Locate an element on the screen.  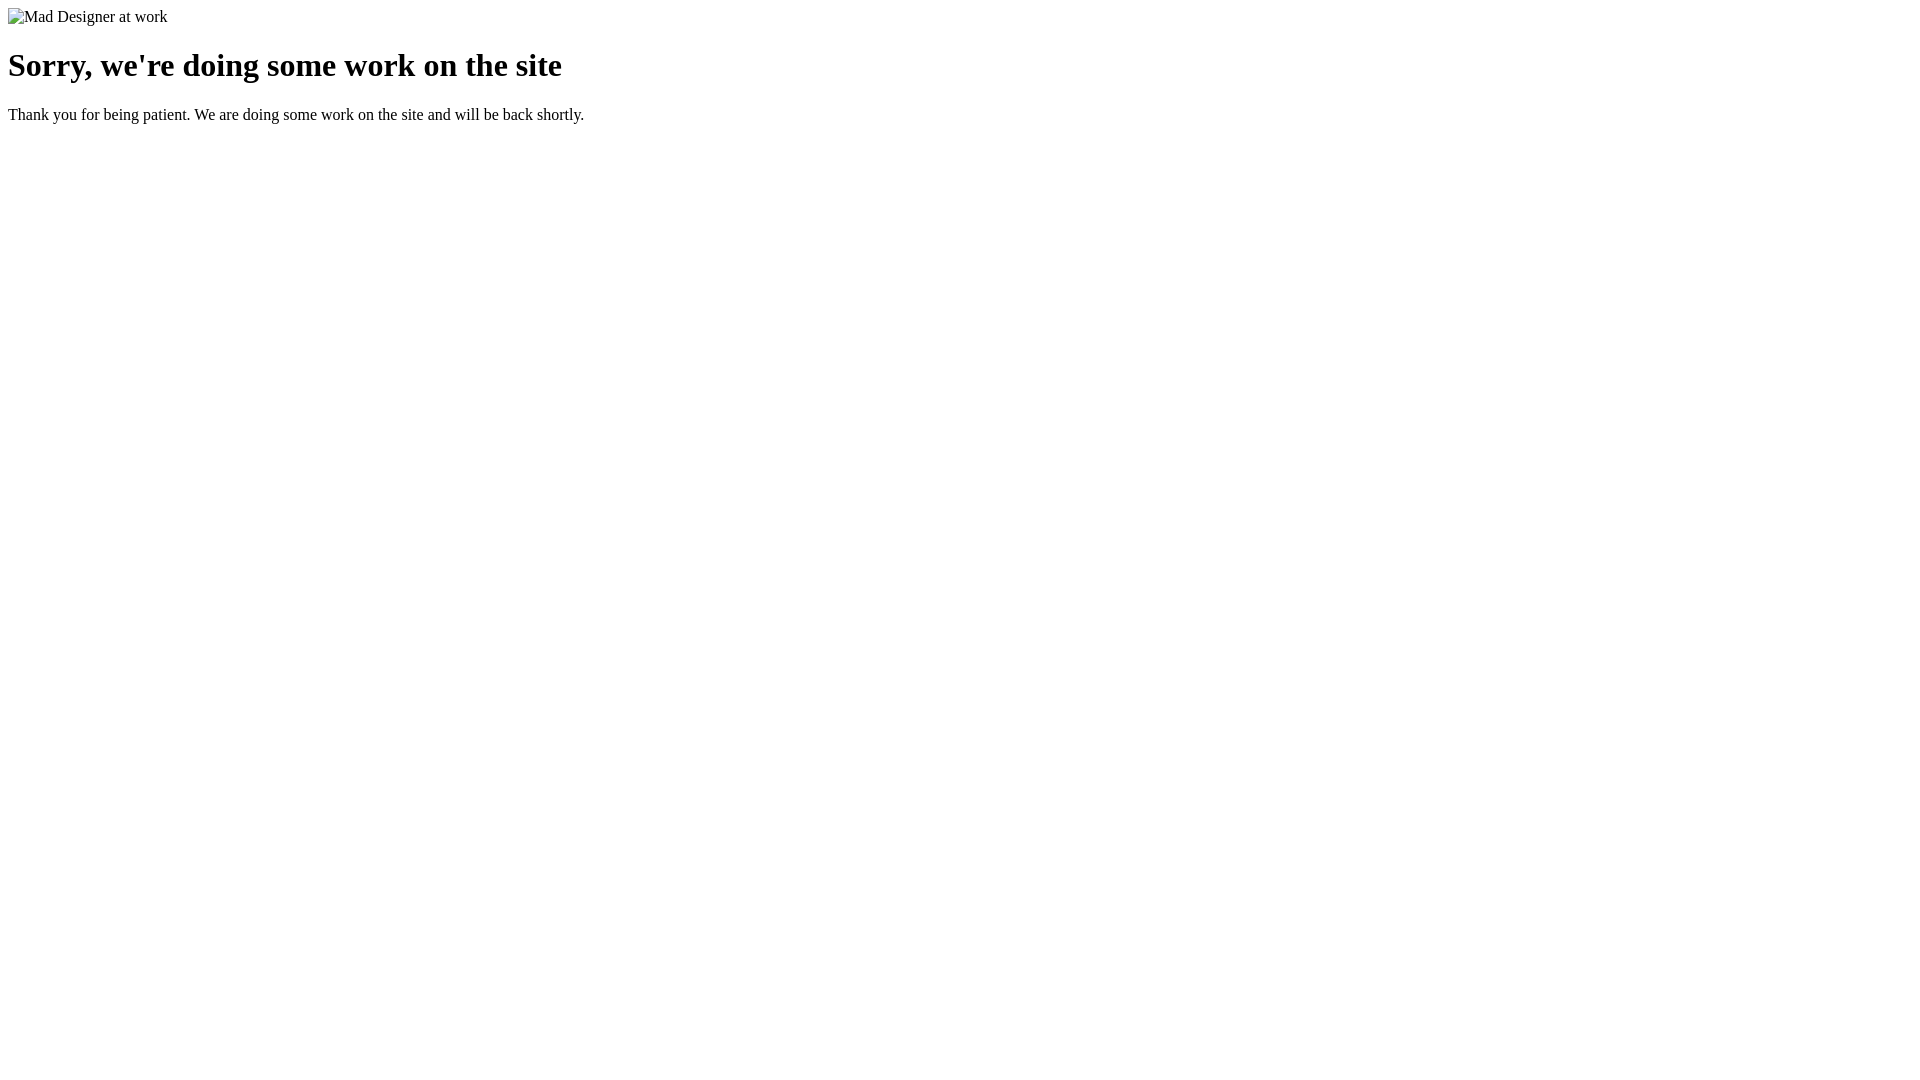
'Mad Designer at work' is located at coordinates (86, 16).